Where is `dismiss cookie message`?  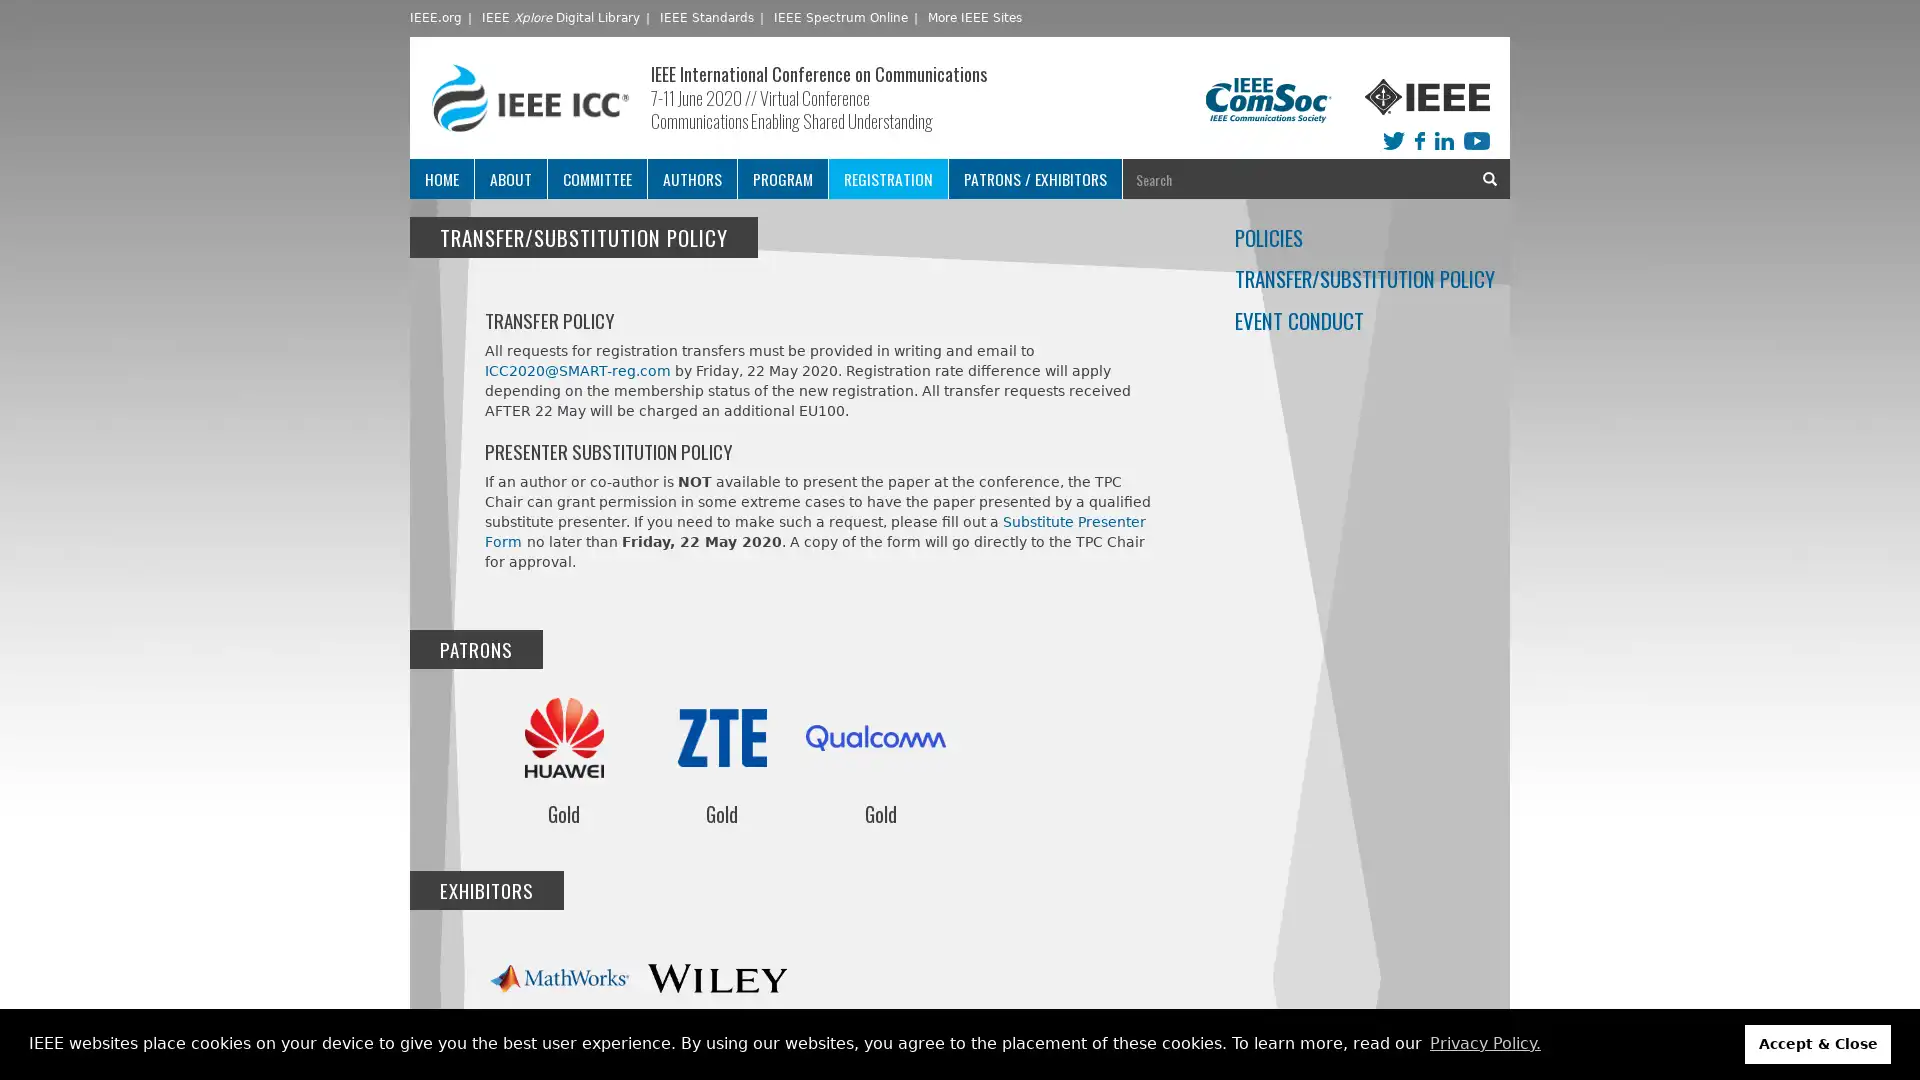 dismiss cookie message is located at coordinates (1818, 1043).